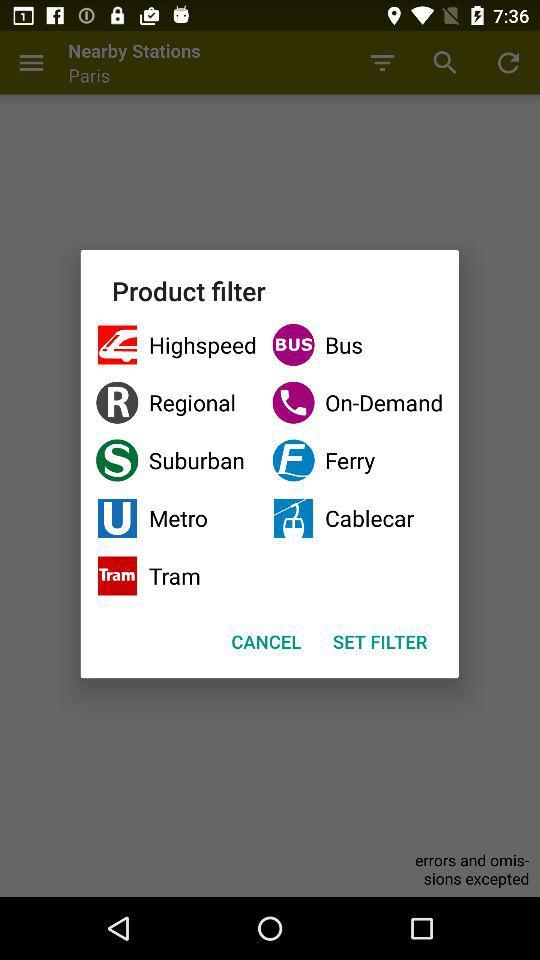 The width and height of the screenshot is (540, 960). What do you see at coordinates (356, 401) in the screenshot?
I see `item to the right of the highspeed item` at bounding box center [356, 401].